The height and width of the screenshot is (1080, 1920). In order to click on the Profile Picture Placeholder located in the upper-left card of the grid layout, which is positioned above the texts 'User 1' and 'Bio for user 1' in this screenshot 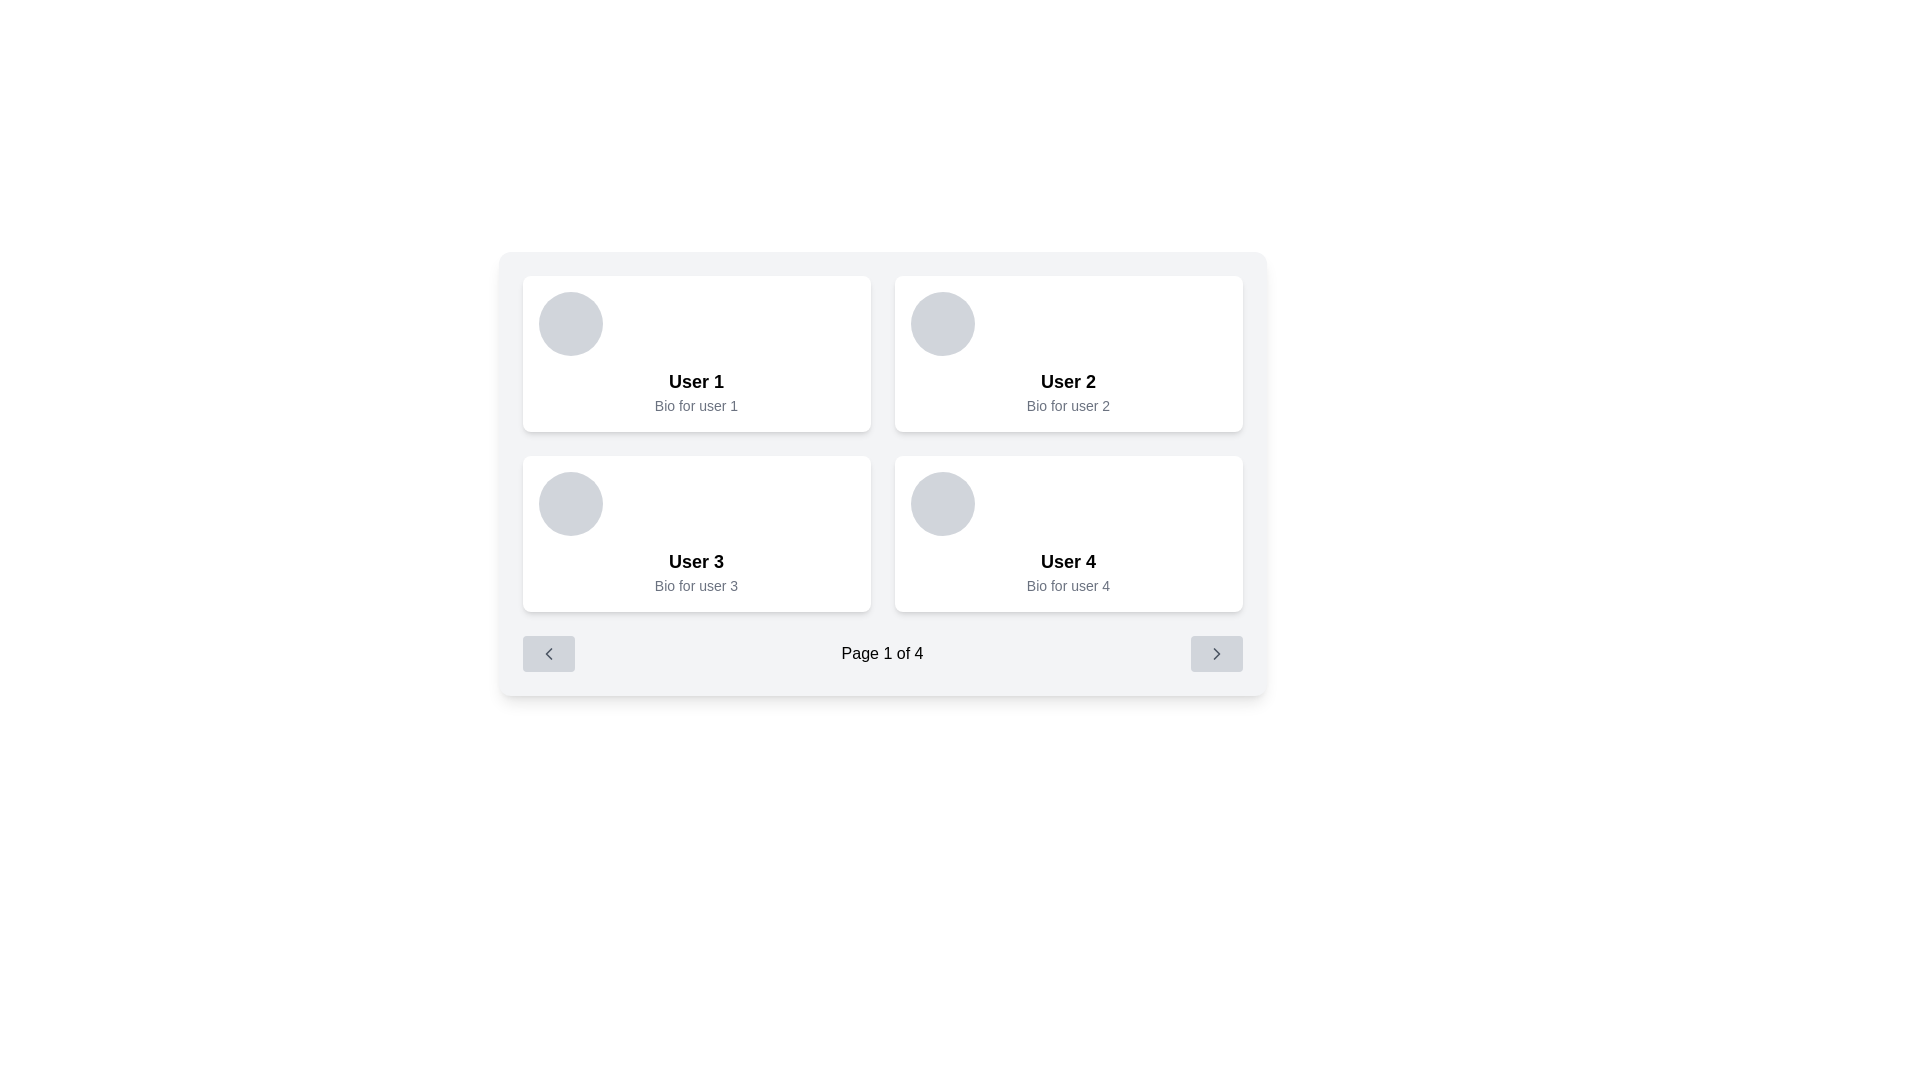, I will do `click(569, 323)`.